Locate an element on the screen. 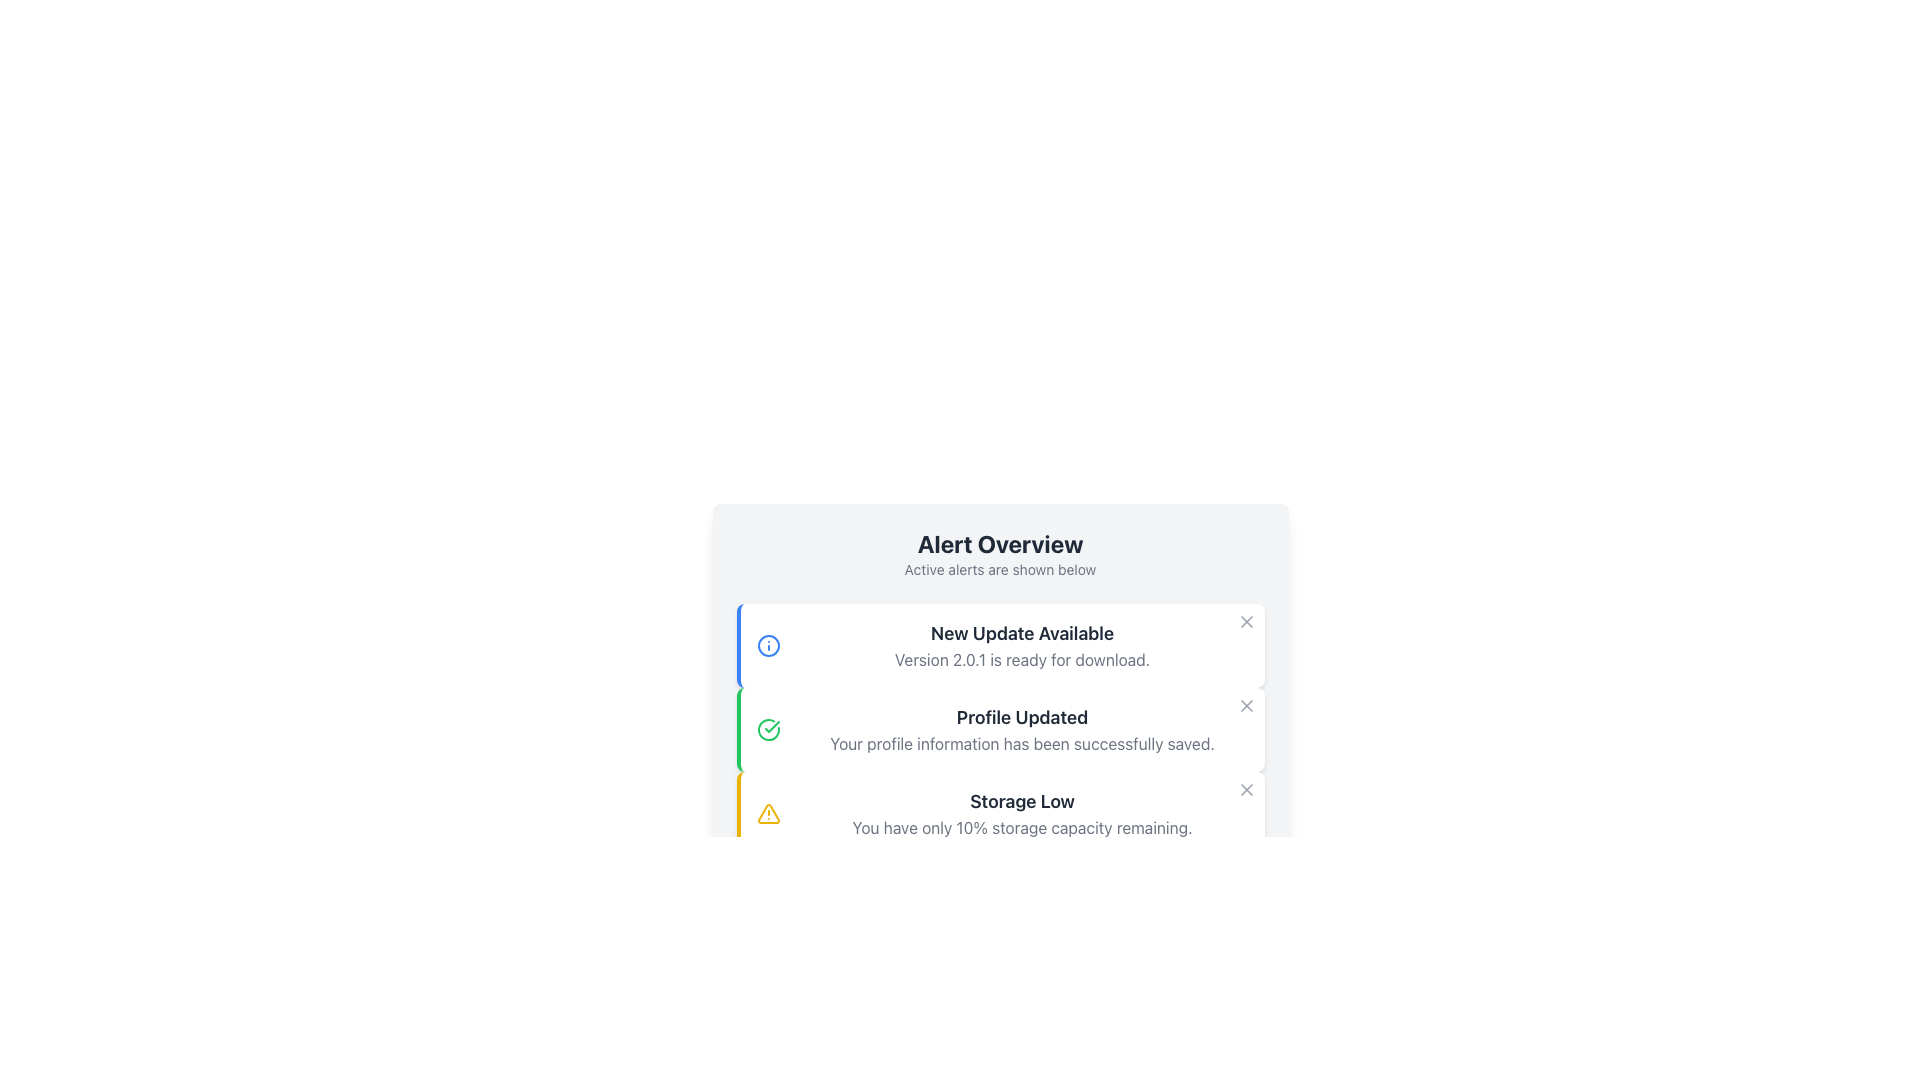  the Close Button, which is a small, circular button with a gray 'X' icon located at the top-right corner of the notification card displaying a warning about low storage is located at coordinates (1245, 789).